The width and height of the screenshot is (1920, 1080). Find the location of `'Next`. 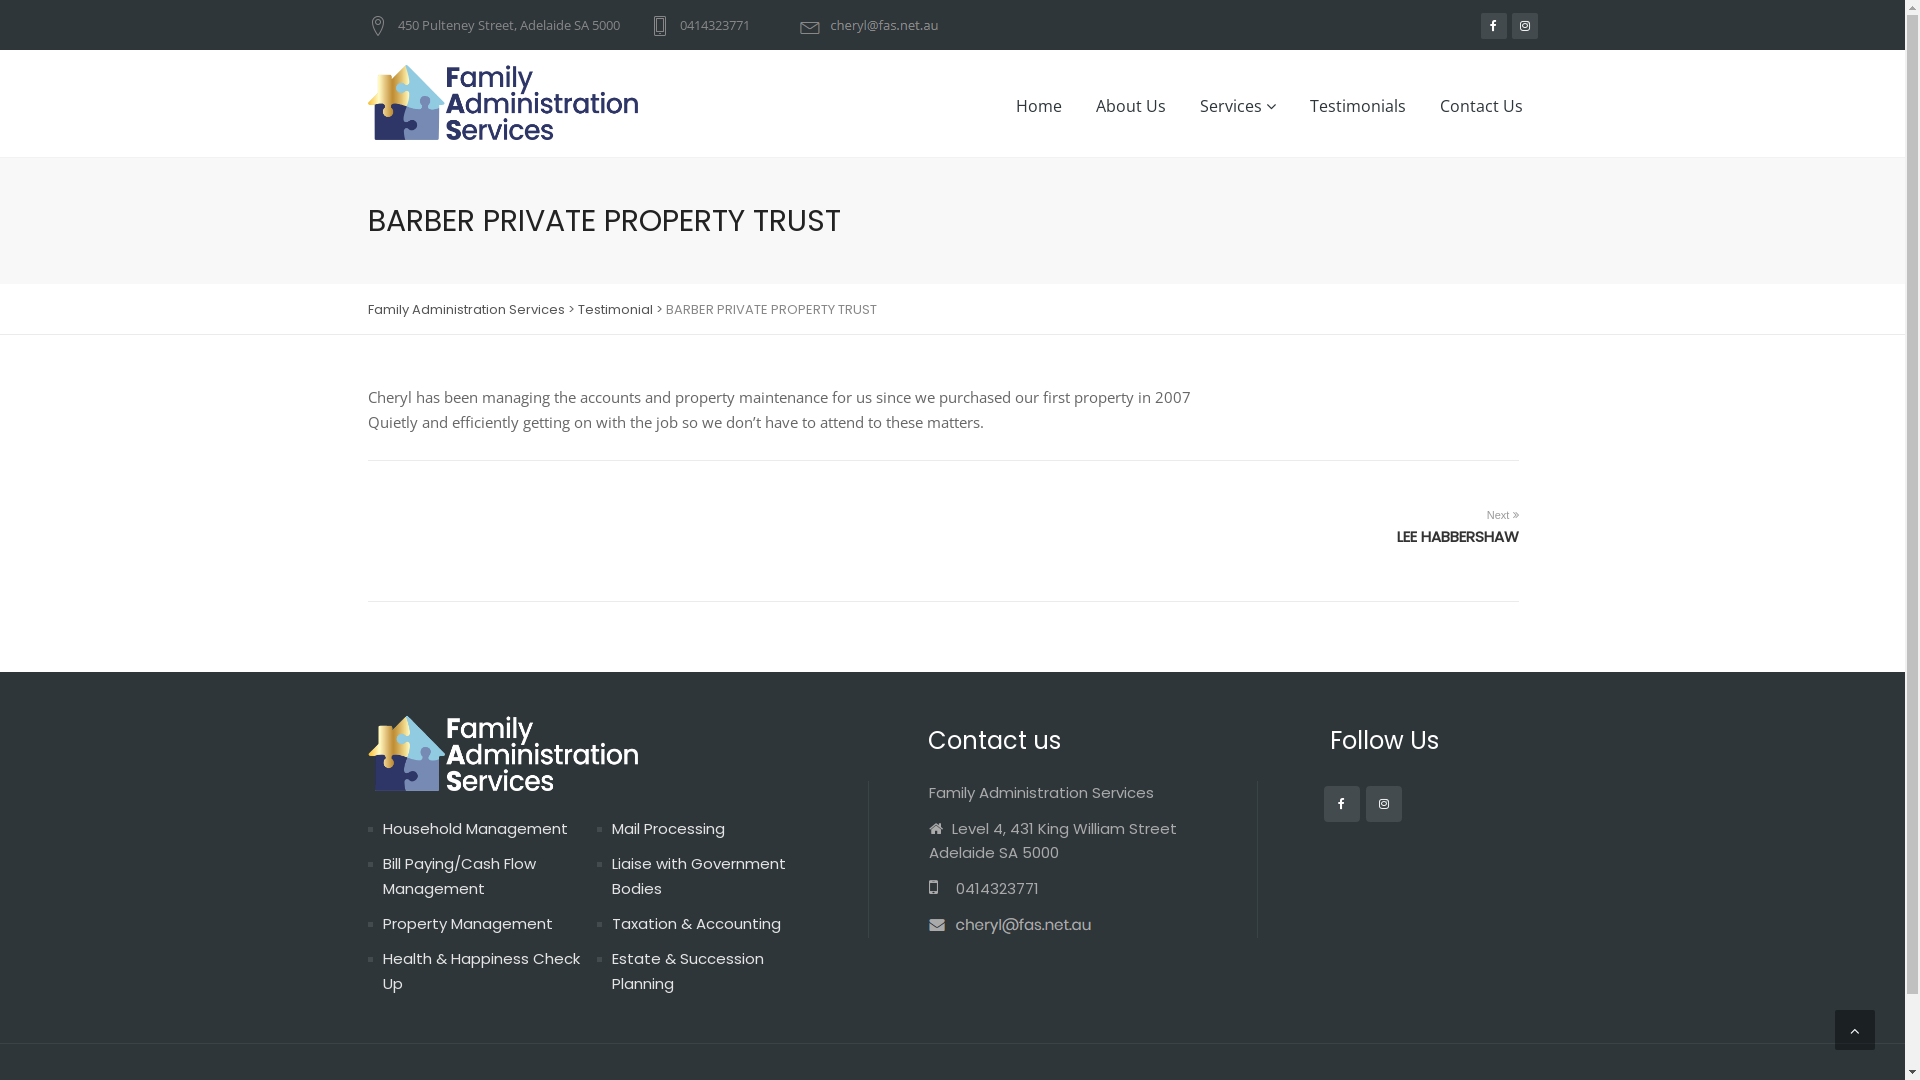

'Next is located at coordinates (1395, 523).